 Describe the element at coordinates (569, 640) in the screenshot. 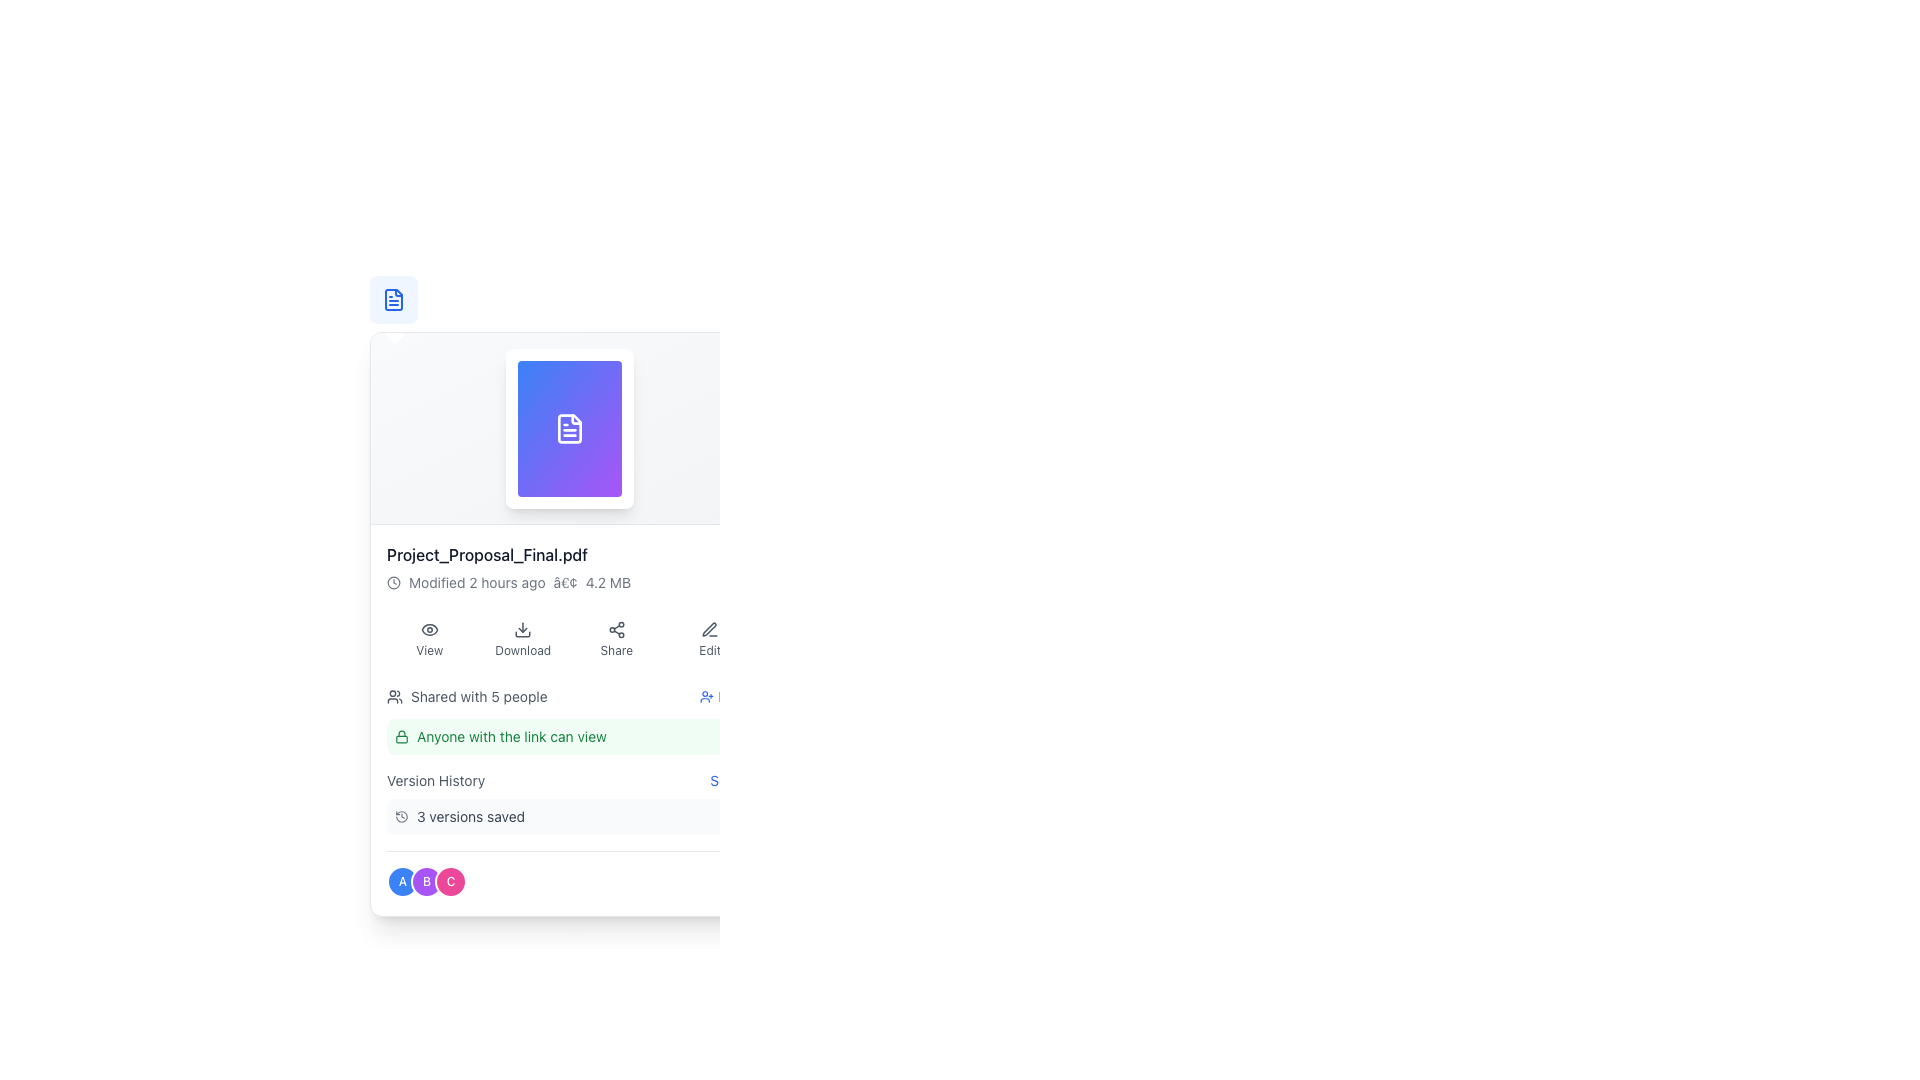

I see `the 'Share' button in the group of action buttons` at that location.